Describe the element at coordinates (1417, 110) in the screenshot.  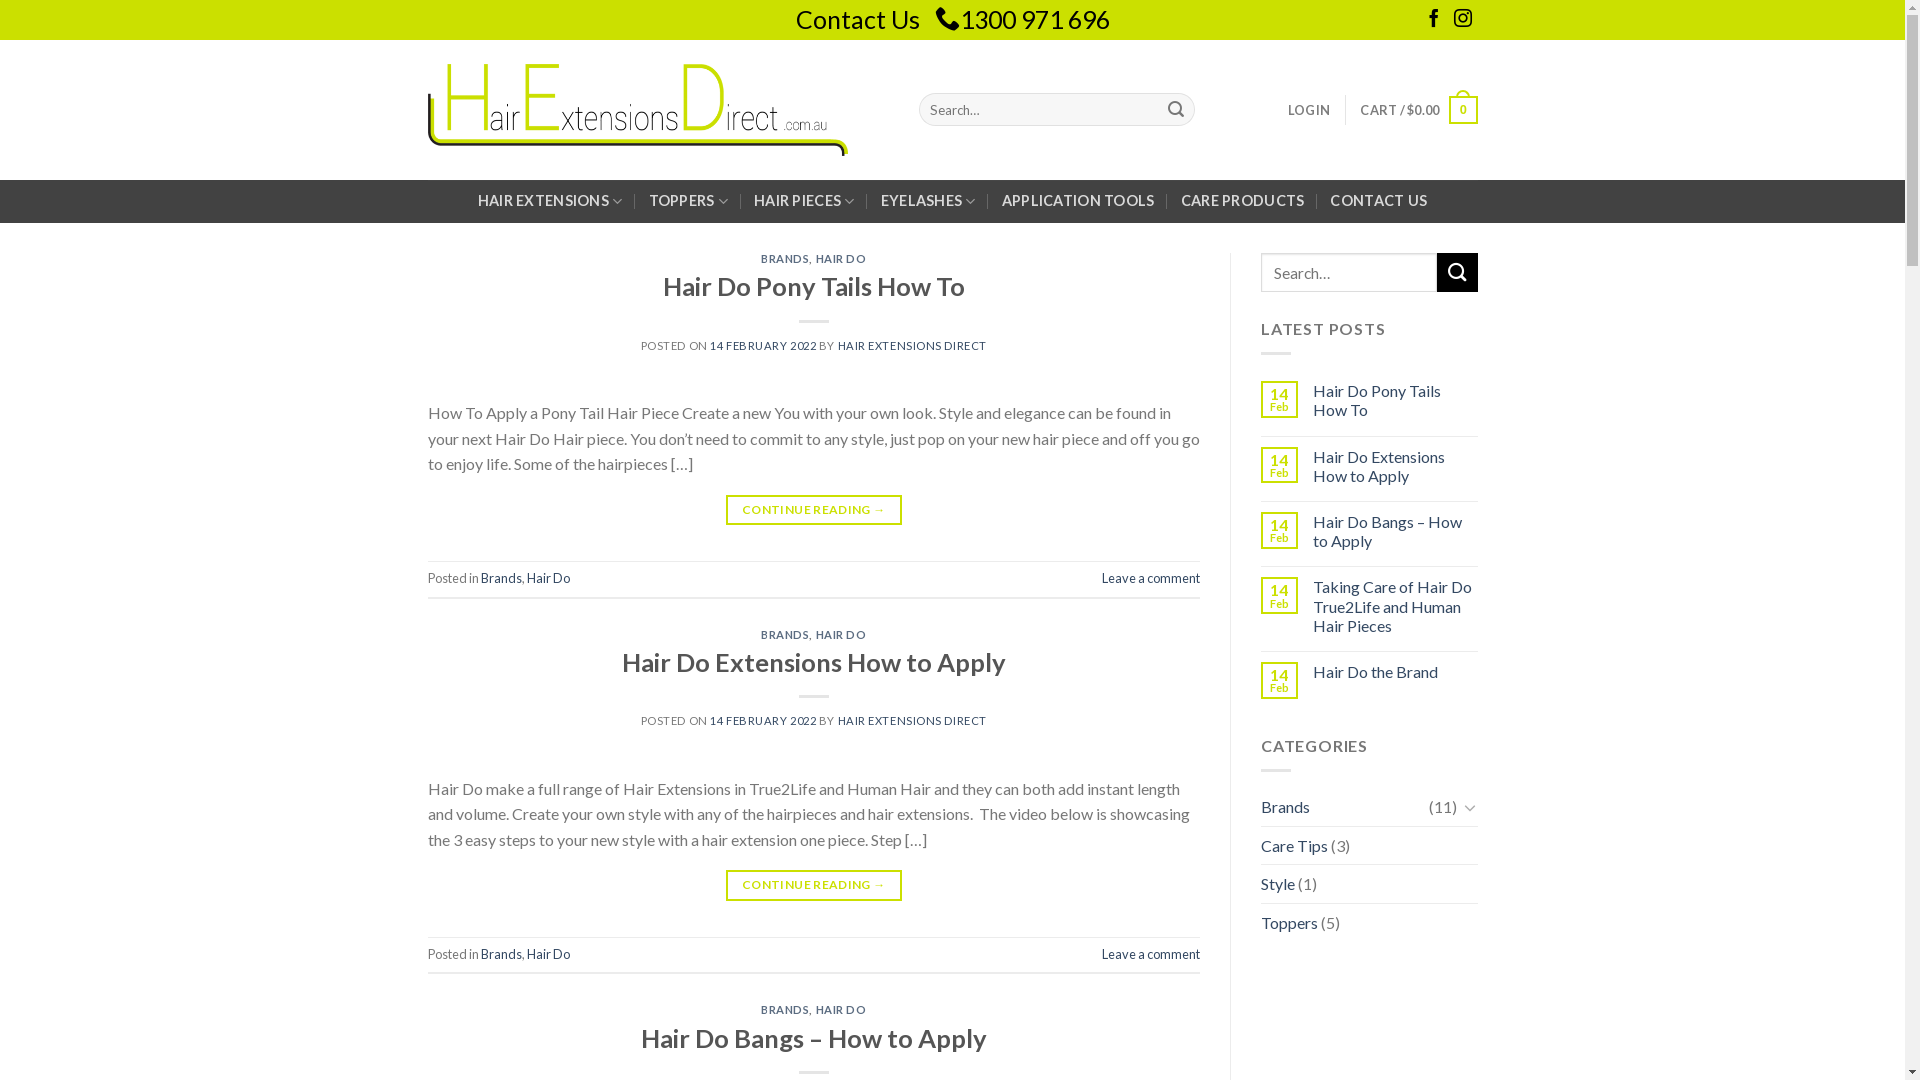
I see `'CART / $0.00` at that location.